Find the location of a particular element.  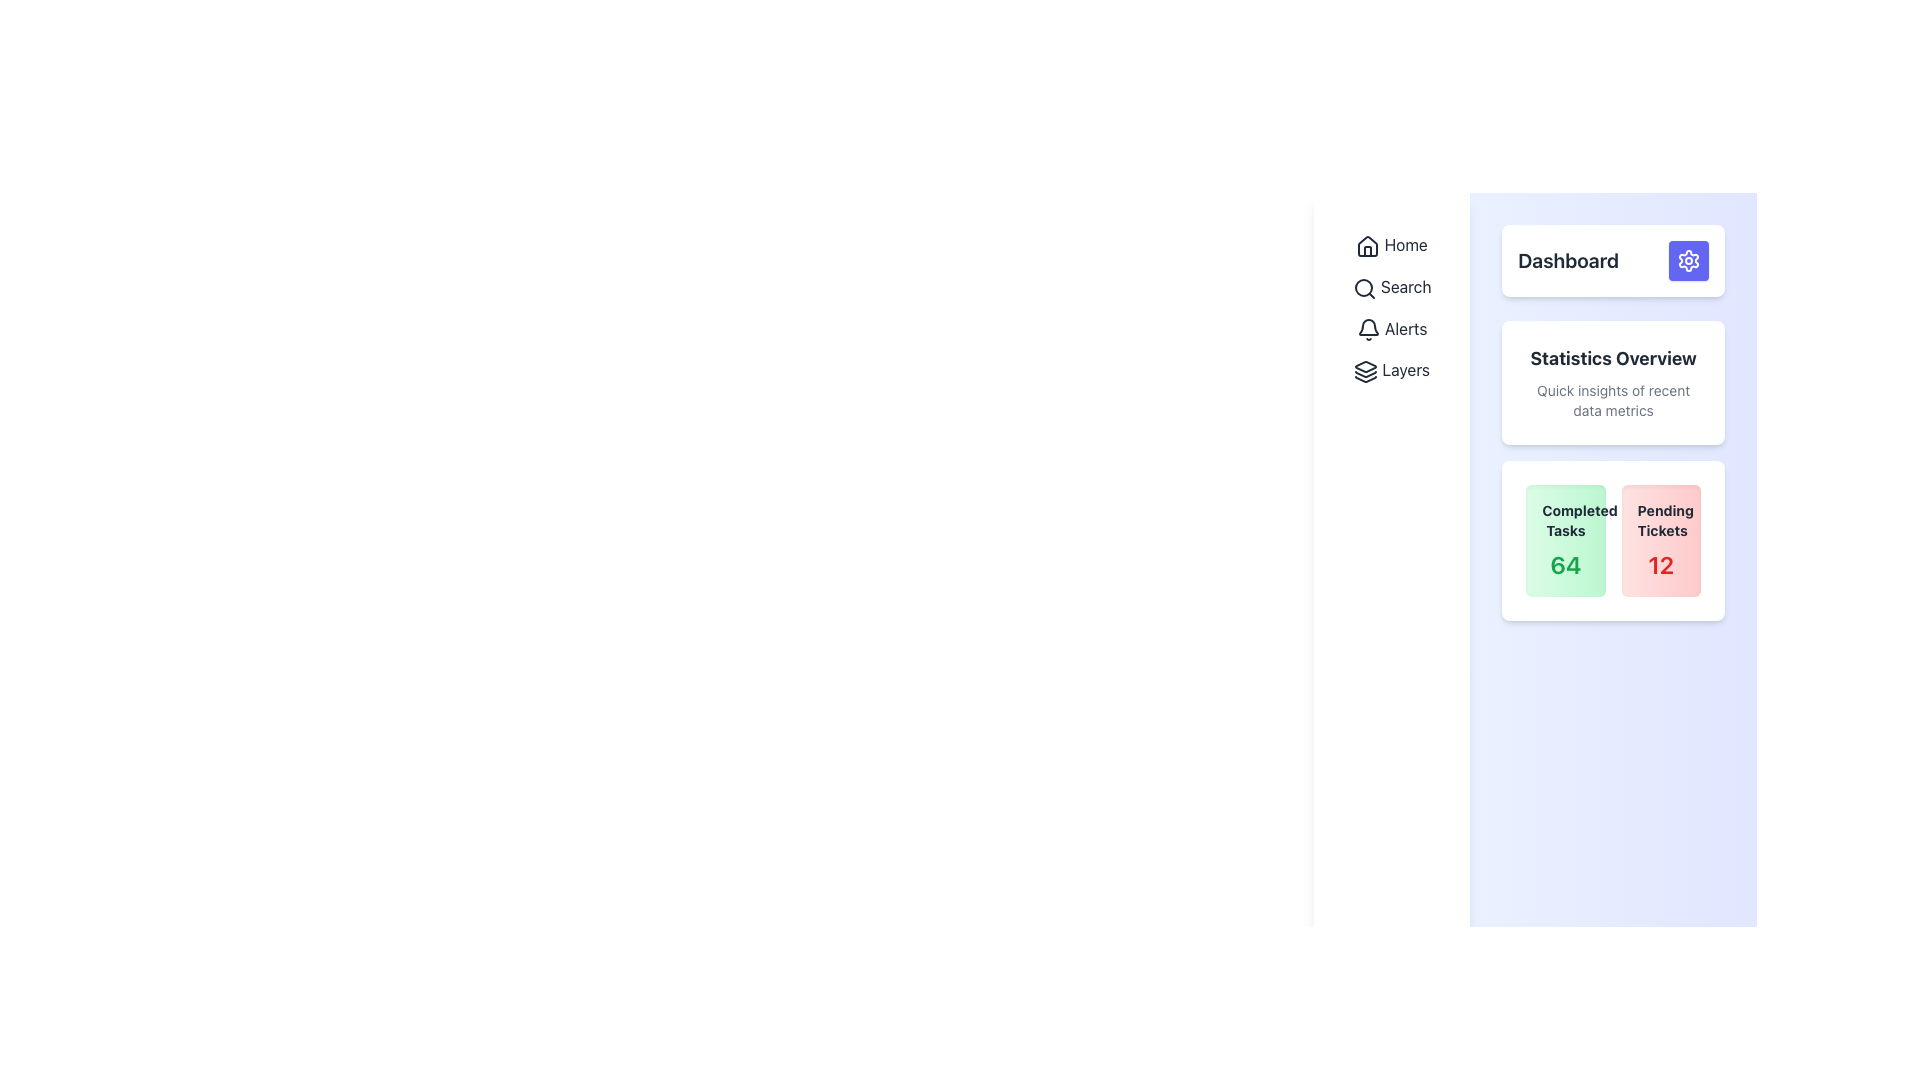

the informational block displaying the count of pending tickets, which shows '12', located in the lower right section of the layout is located at coordinates (1661, 540).